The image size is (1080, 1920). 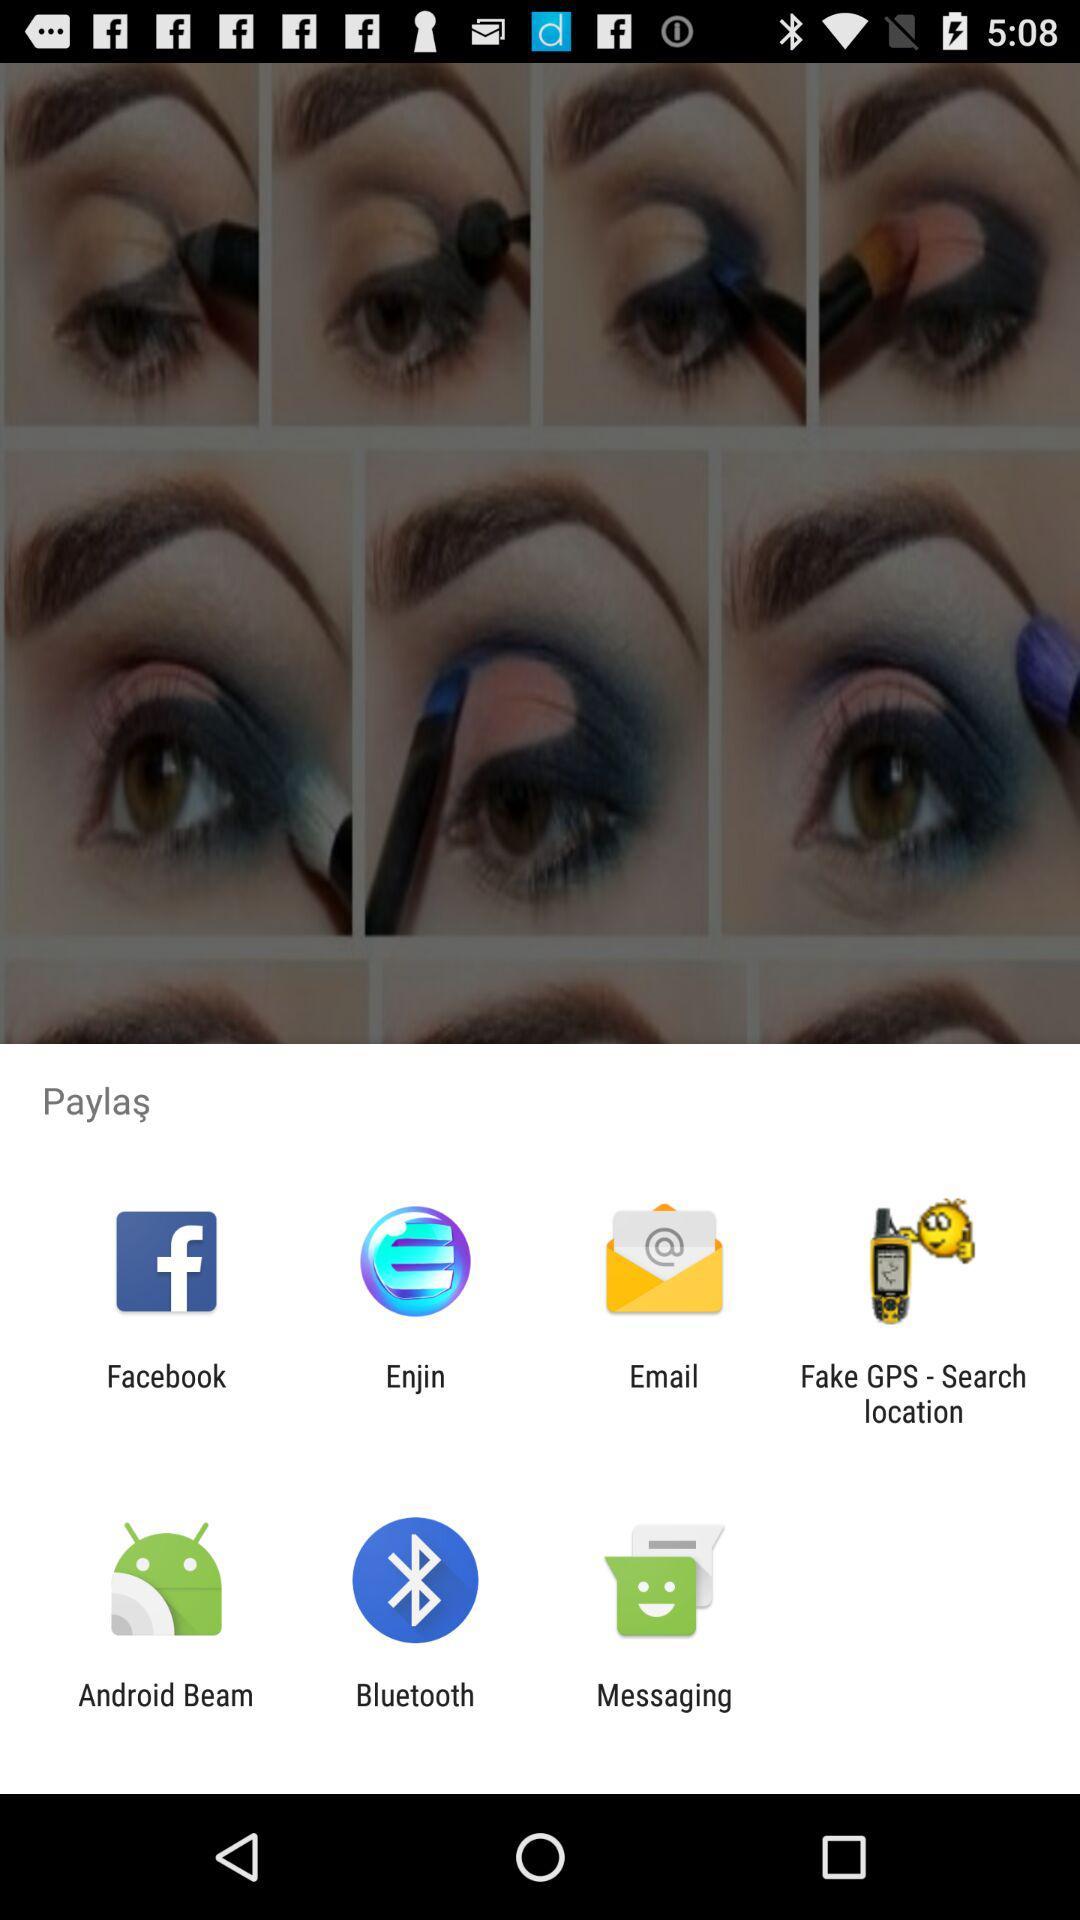 I want to click on the item next to bluetooth app, so click(x=165, y=1711).